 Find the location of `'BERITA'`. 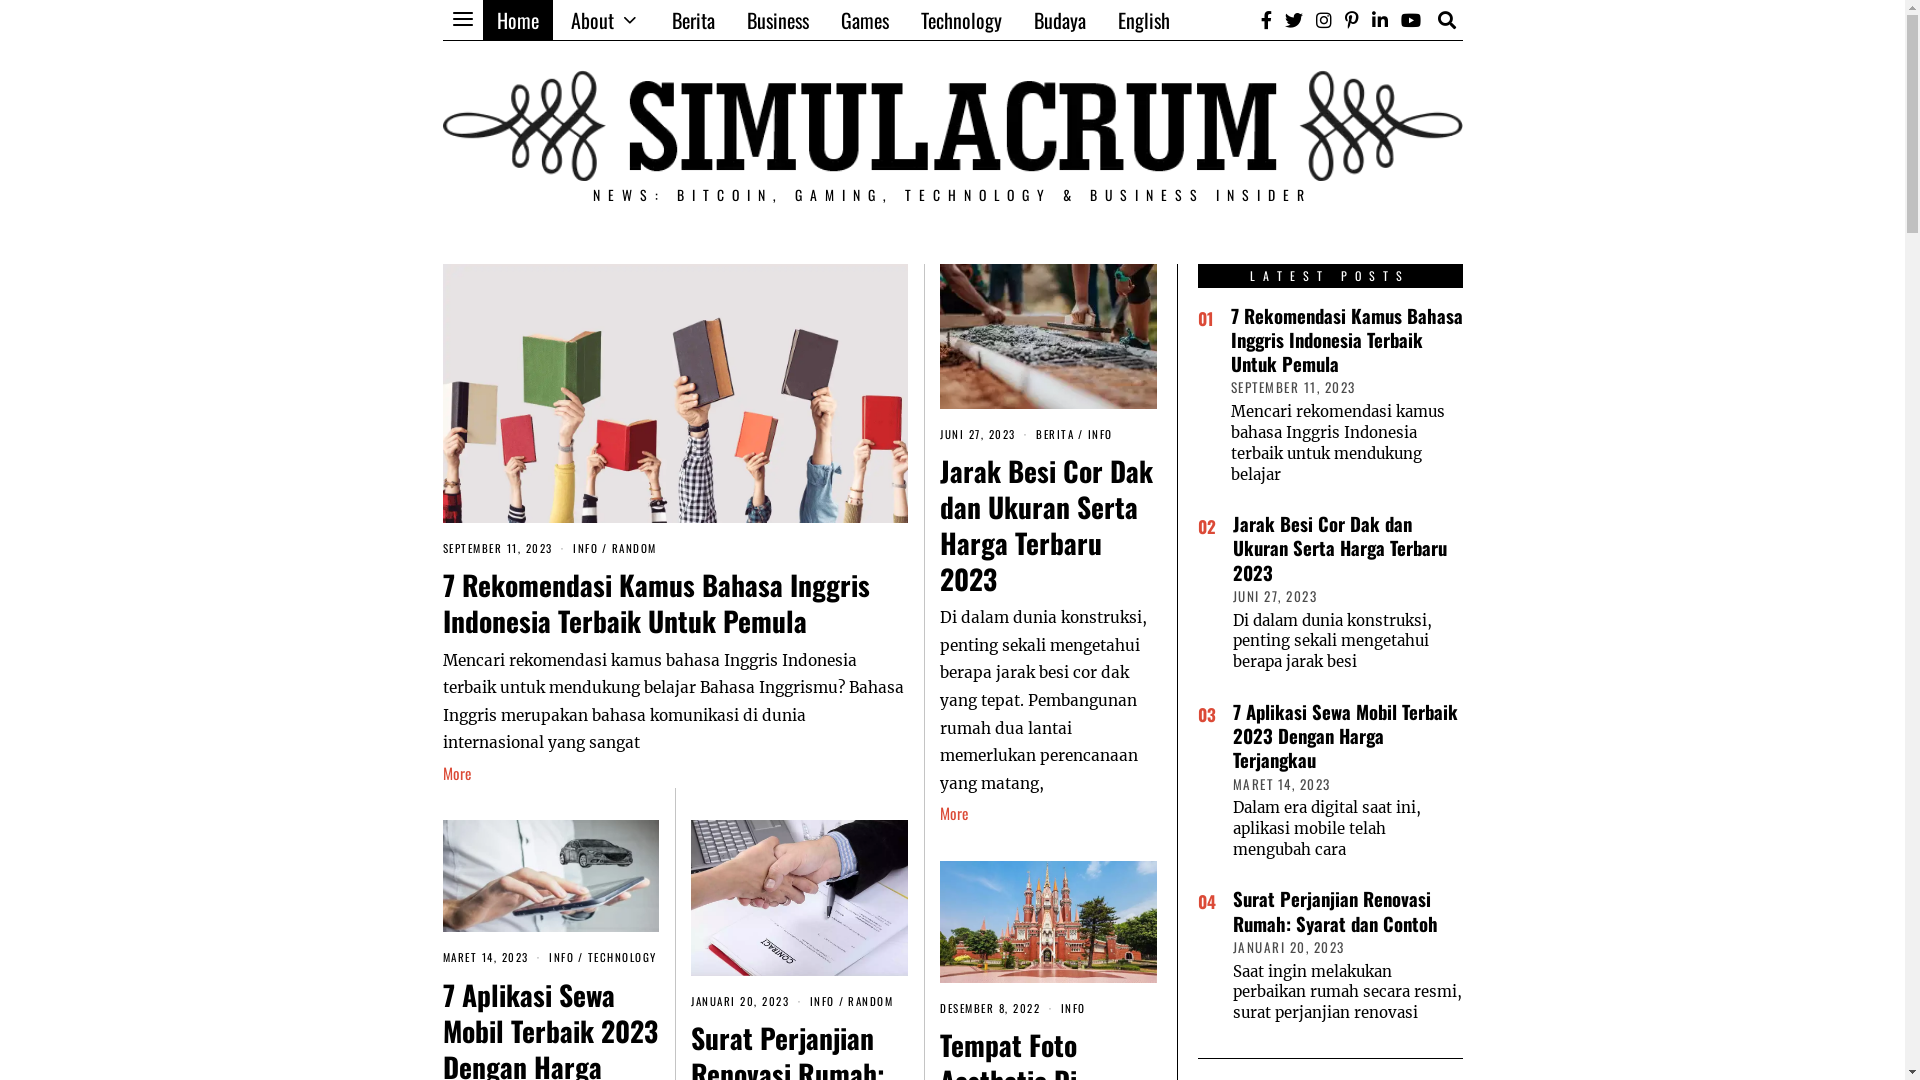

'BERITA' is located at coordinates (1054, 433).